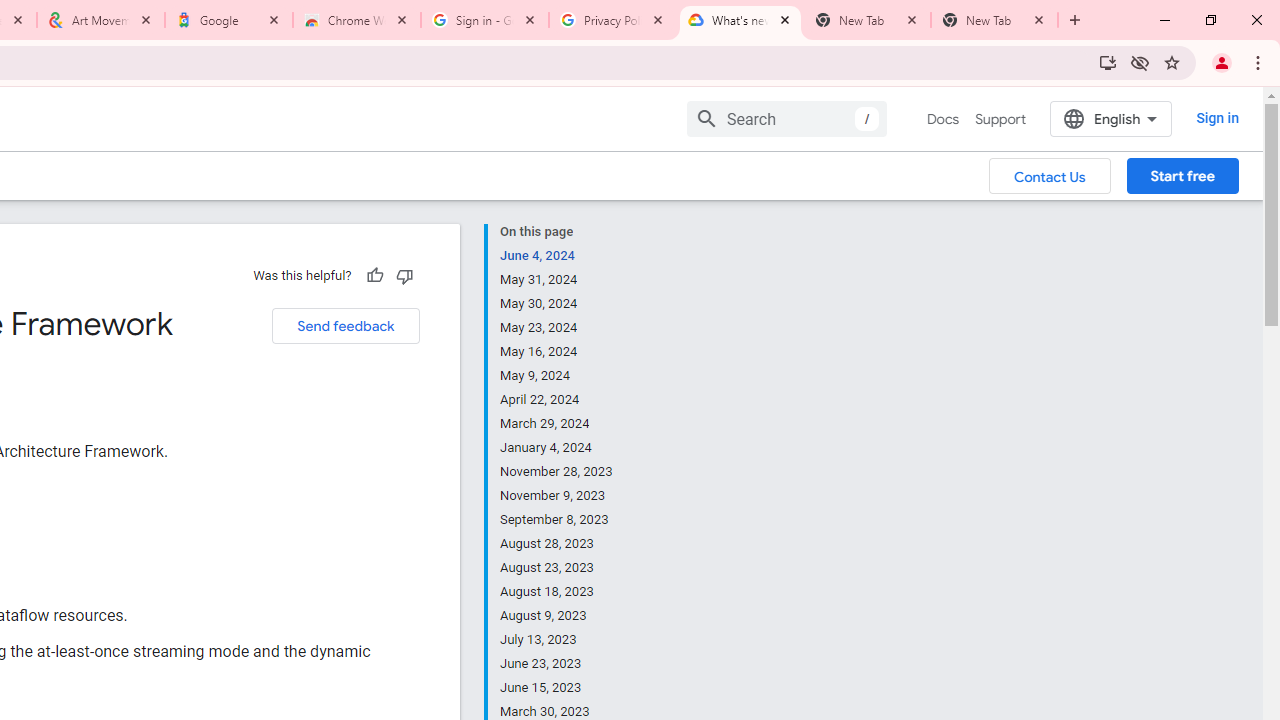 This screenshot has width=1280, height=720. Describe the element at coordinates (557, 471) in the screenshot. I see `'November 28, 2023'` at that location.